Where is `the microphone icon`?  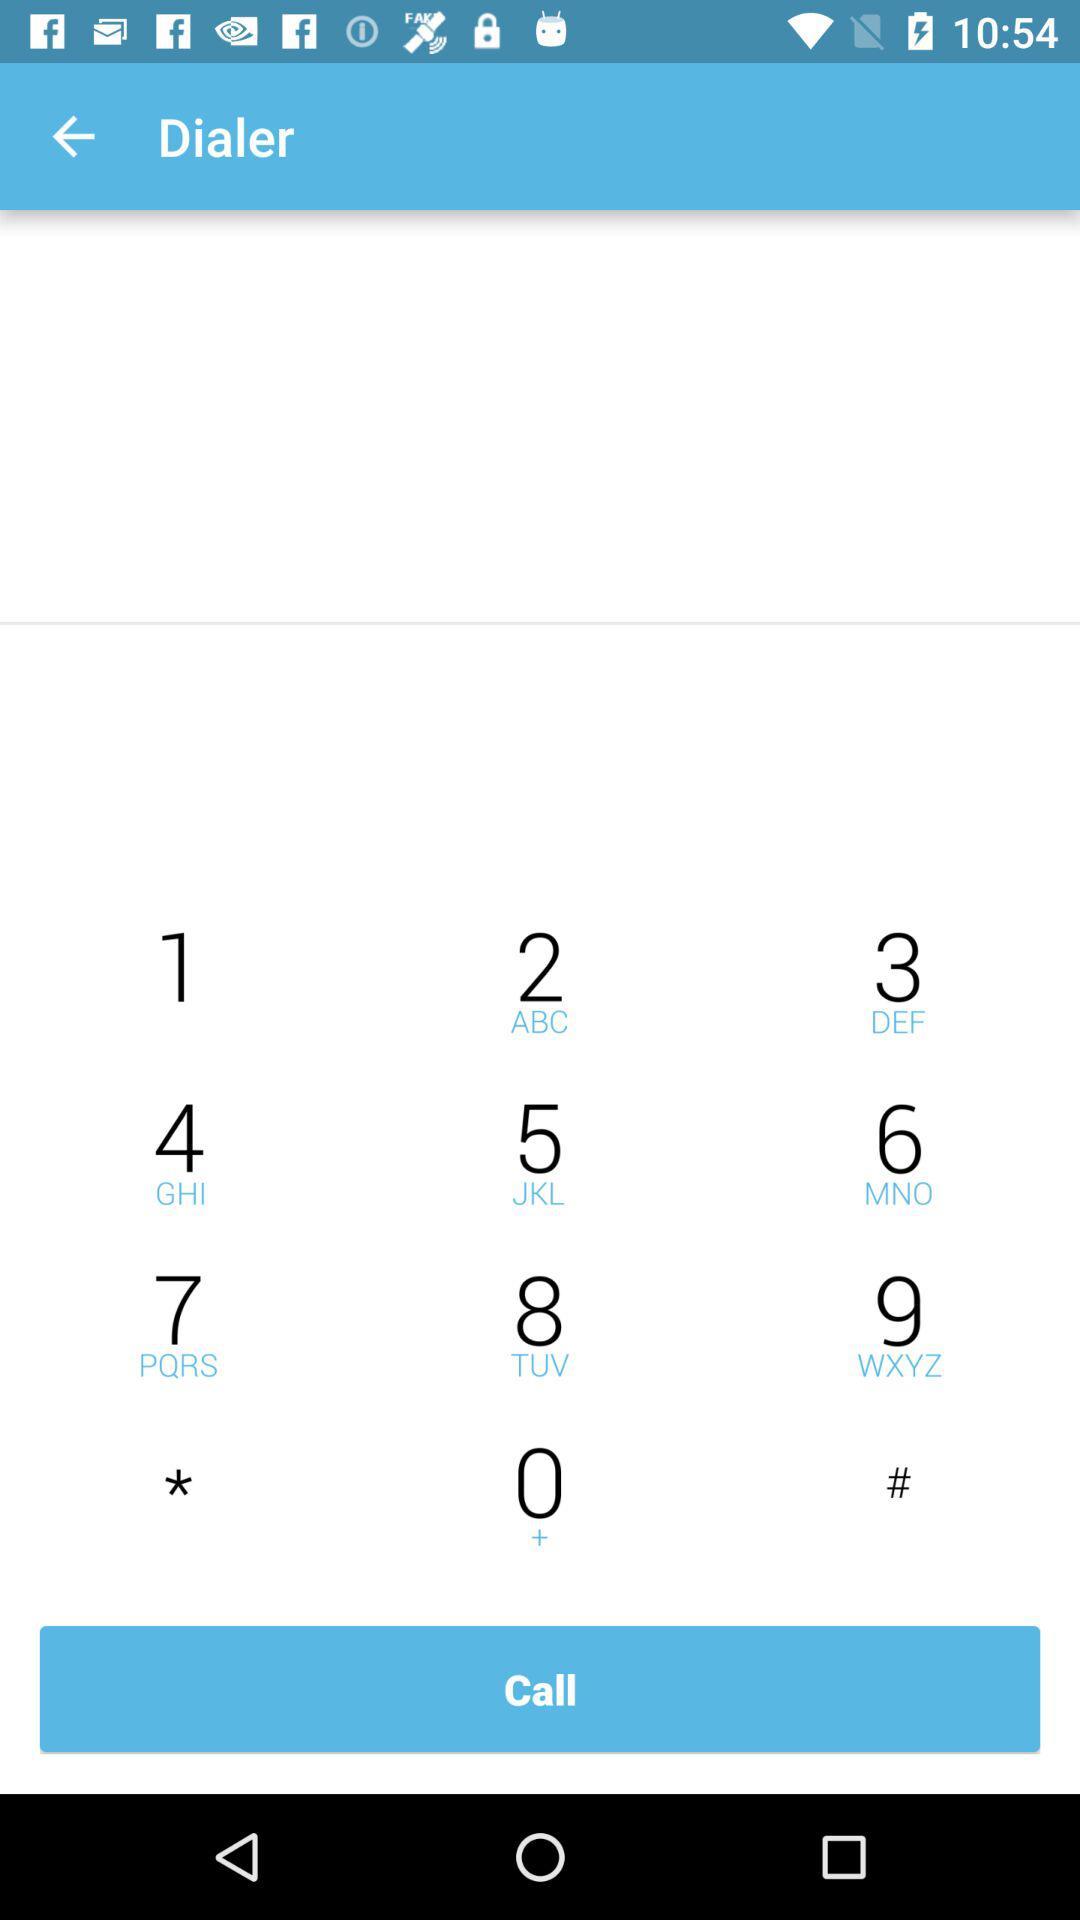 the microphone icon is located at coordinates (898, 1326).